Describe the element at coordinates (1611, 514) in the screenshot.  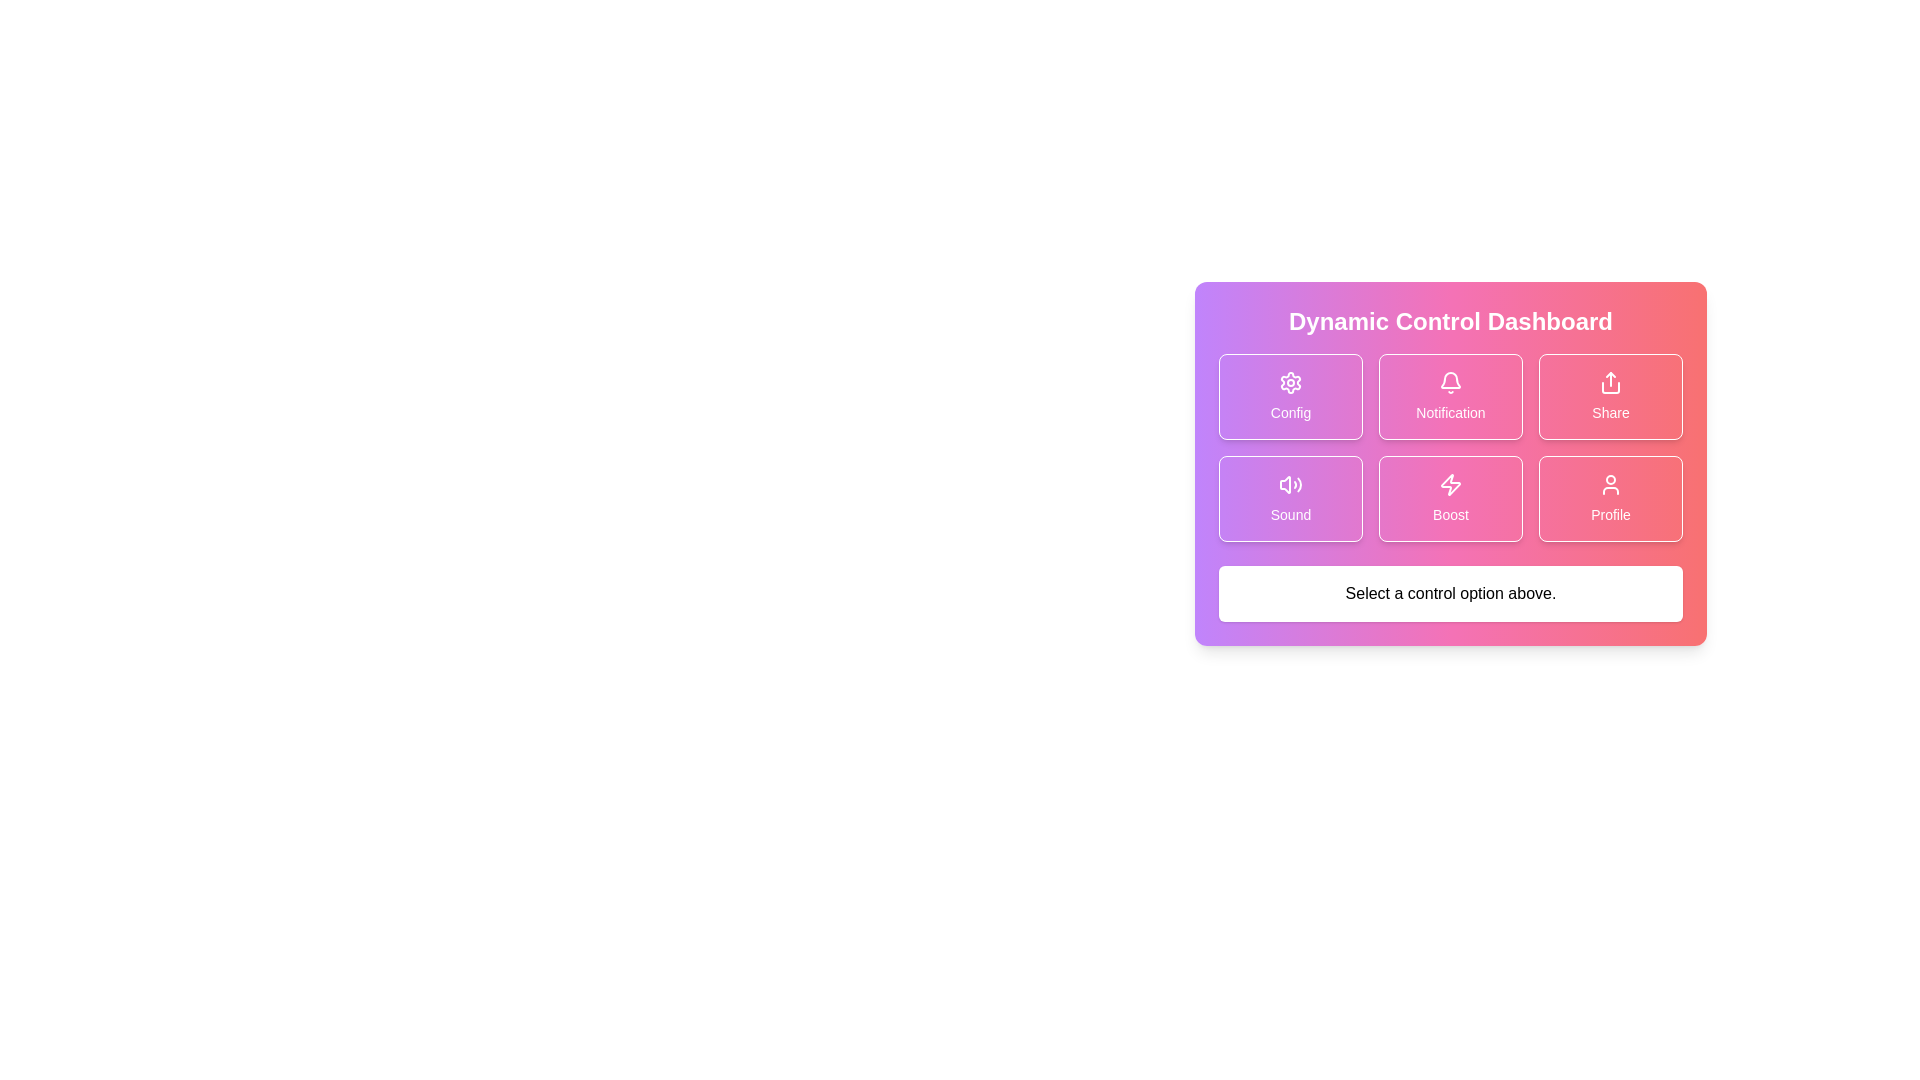
I see `the 'Profile' text label displayed in white on a pink background located at the bottom-right corner of the lower grid in the Dynamic Control Dashboard interface` at that location.